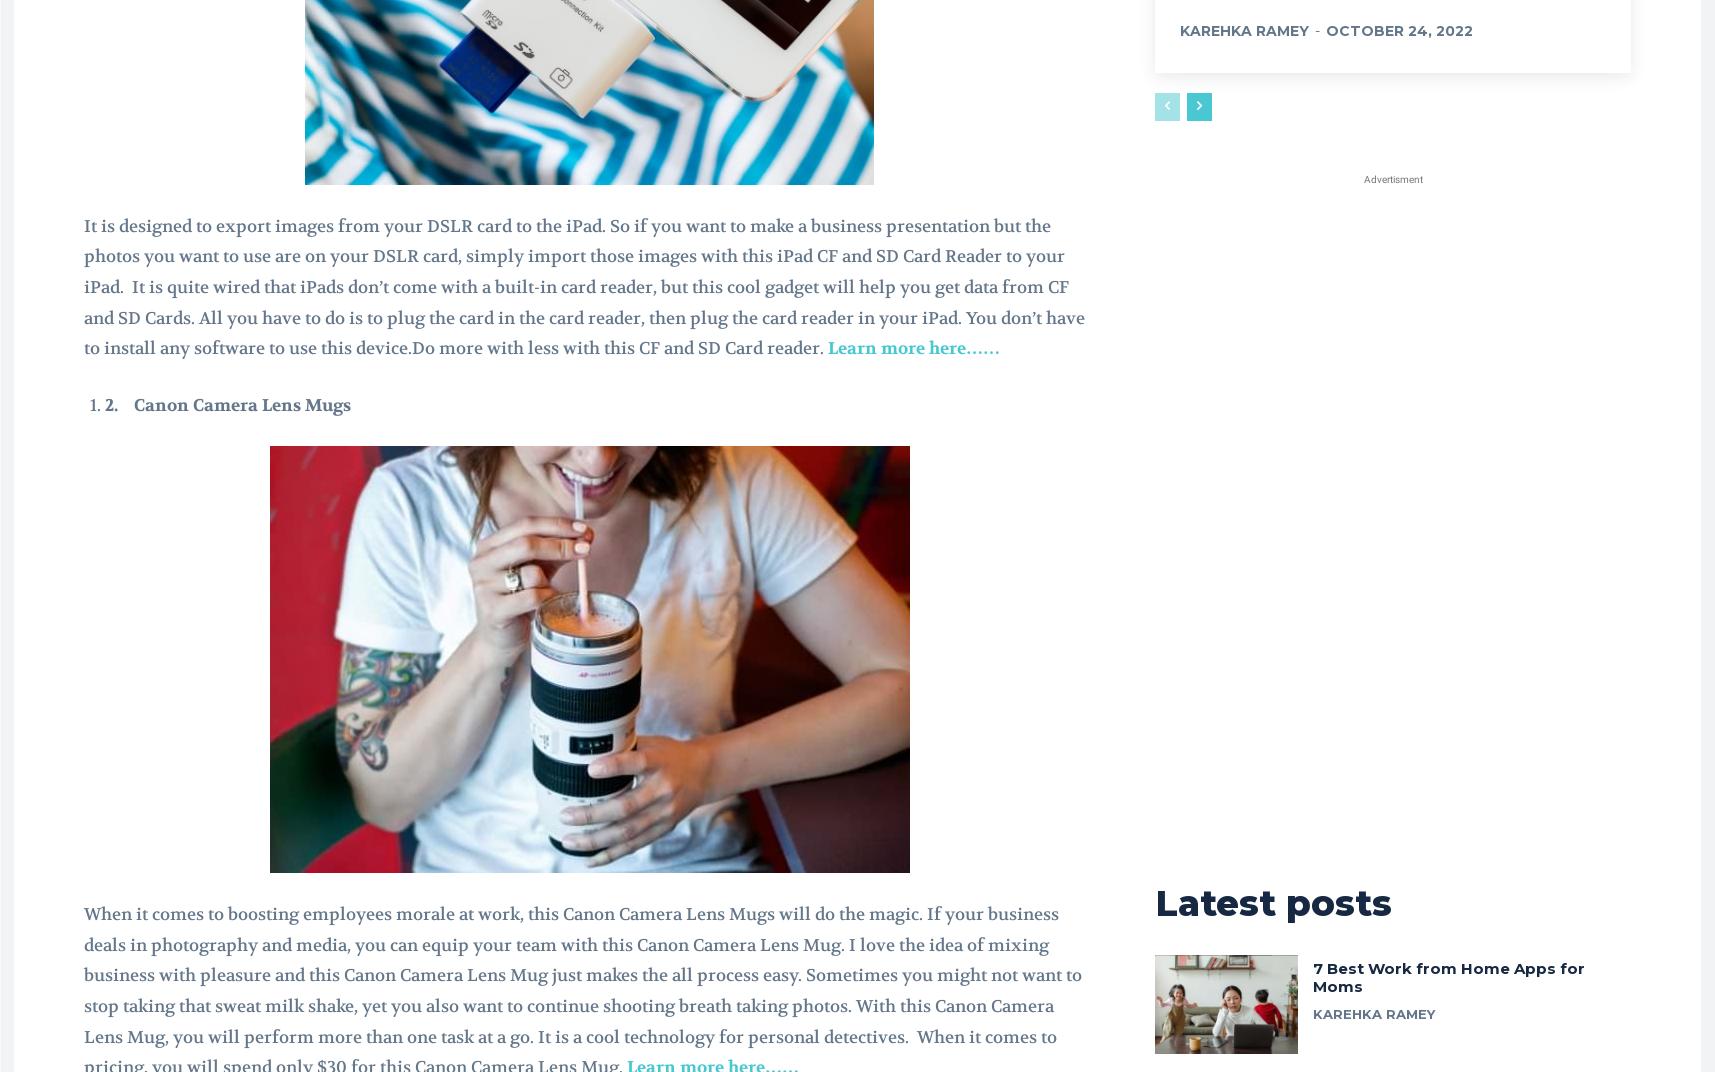 This screenshot has width=1715, height=1072. I want to click on 'Learn more here……', so click(913, 347).